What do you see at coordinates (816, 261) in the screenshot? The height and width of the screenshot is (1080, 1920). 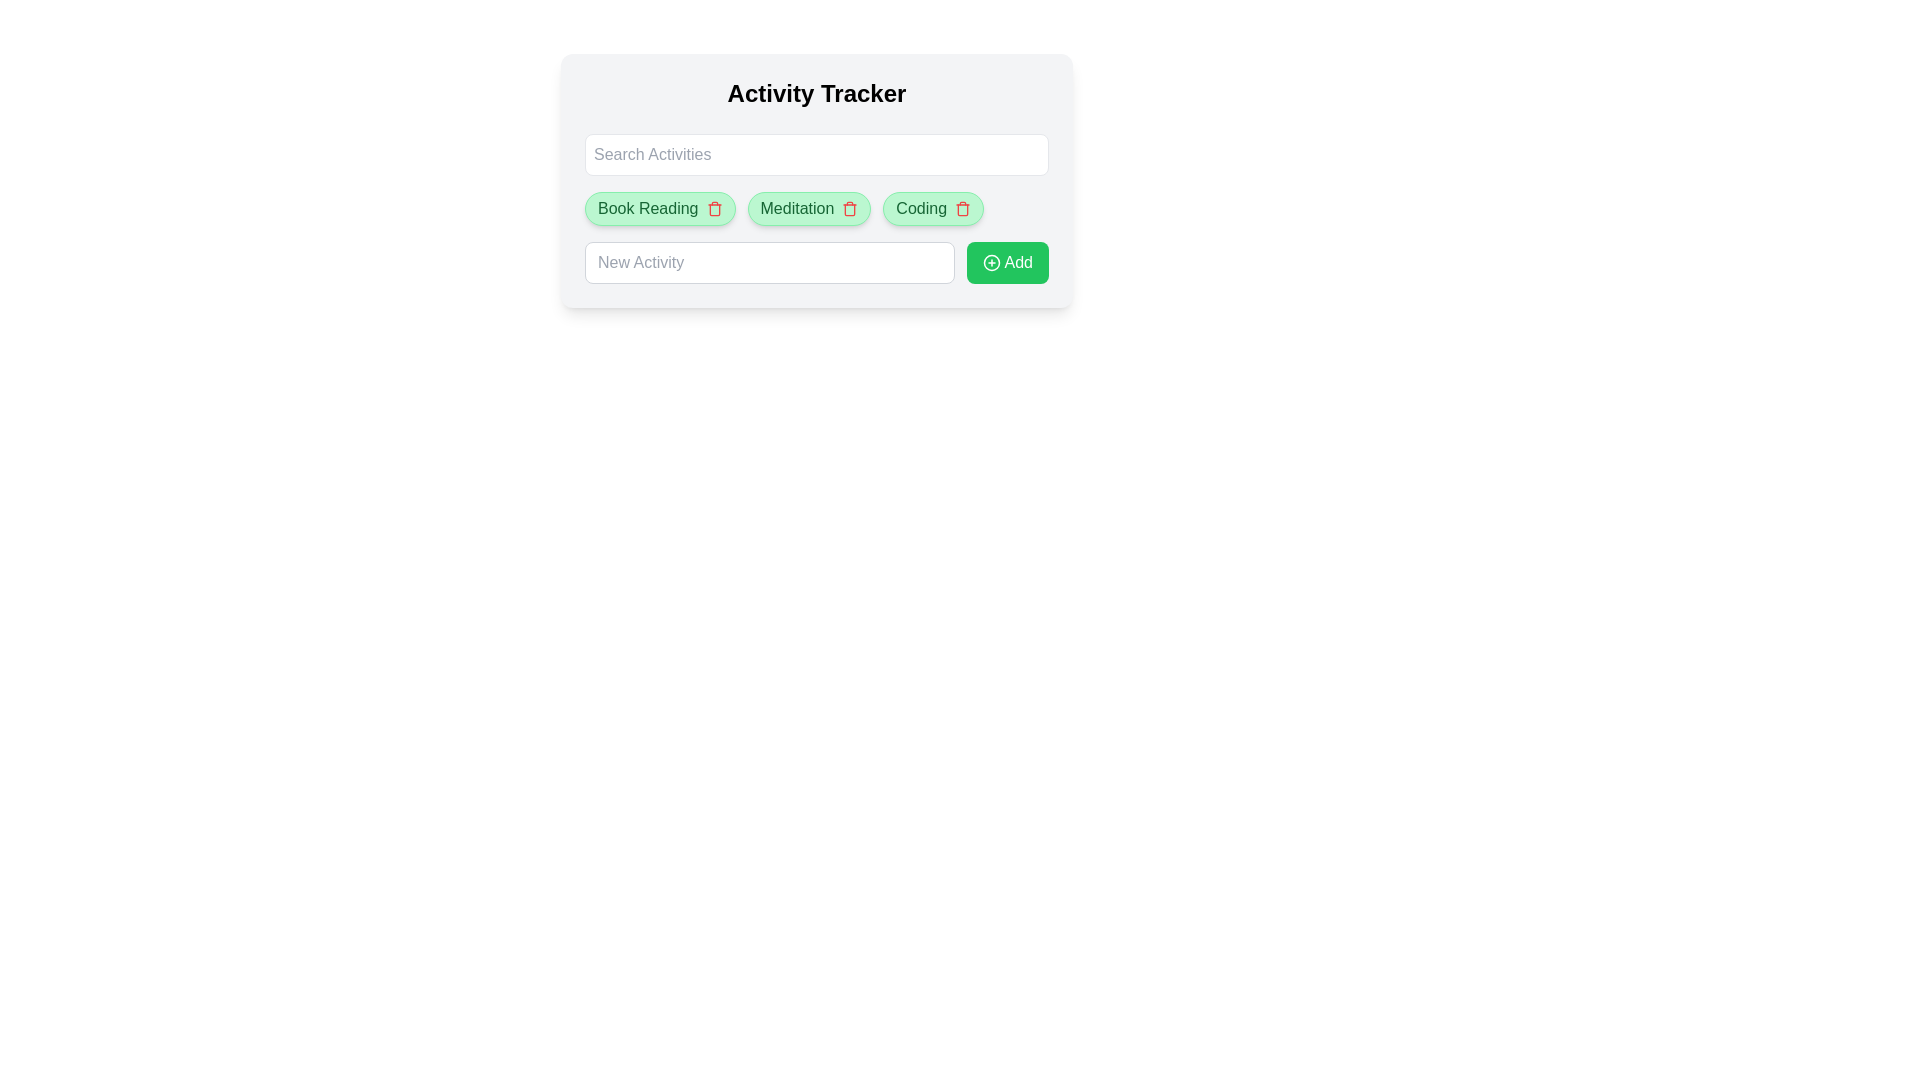 I see `the input field labeled 'New Activity' and the adjacent green button labeled 'Add'` at bounding box center [816, 261].